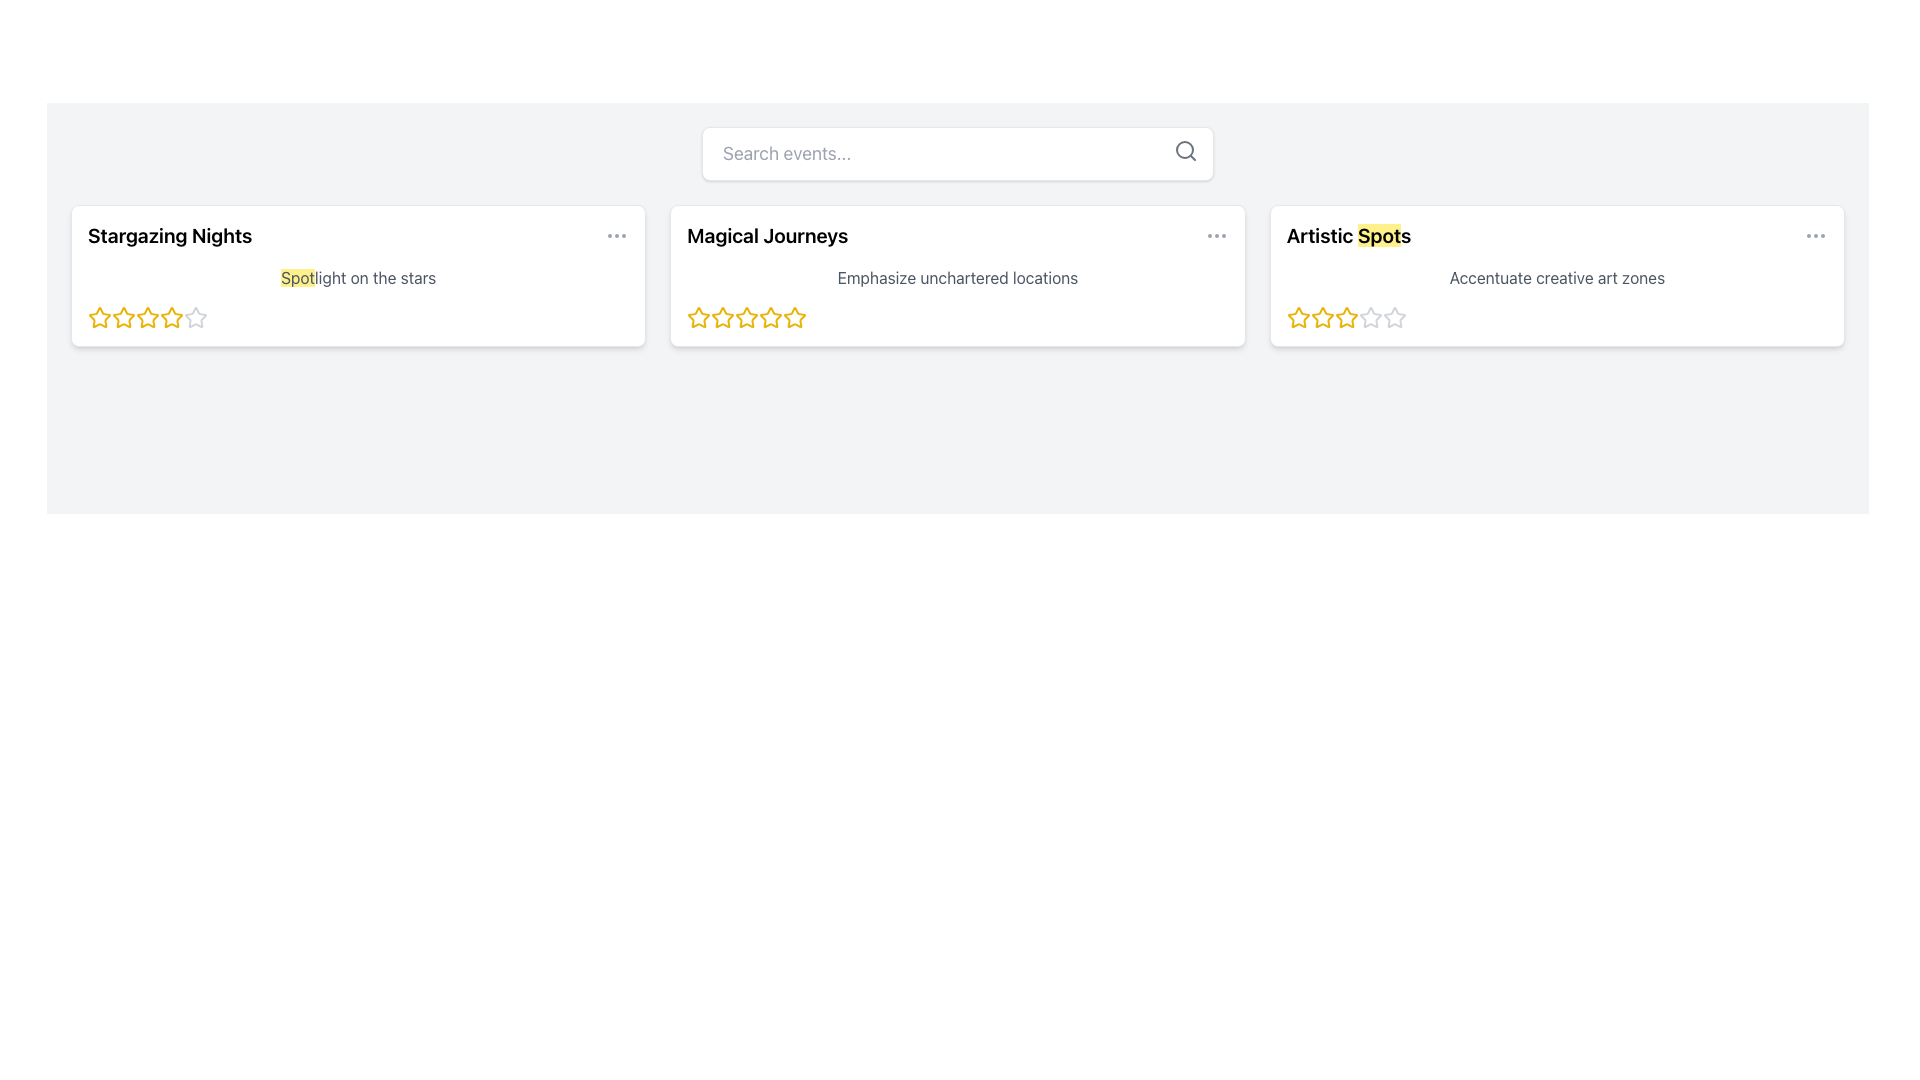 The image size is (1920, 1080). I want to click on the circular lens of the magnifying glass icon, which is part of the search icon located in the top-right corner of the interface, so click(1185, 149).